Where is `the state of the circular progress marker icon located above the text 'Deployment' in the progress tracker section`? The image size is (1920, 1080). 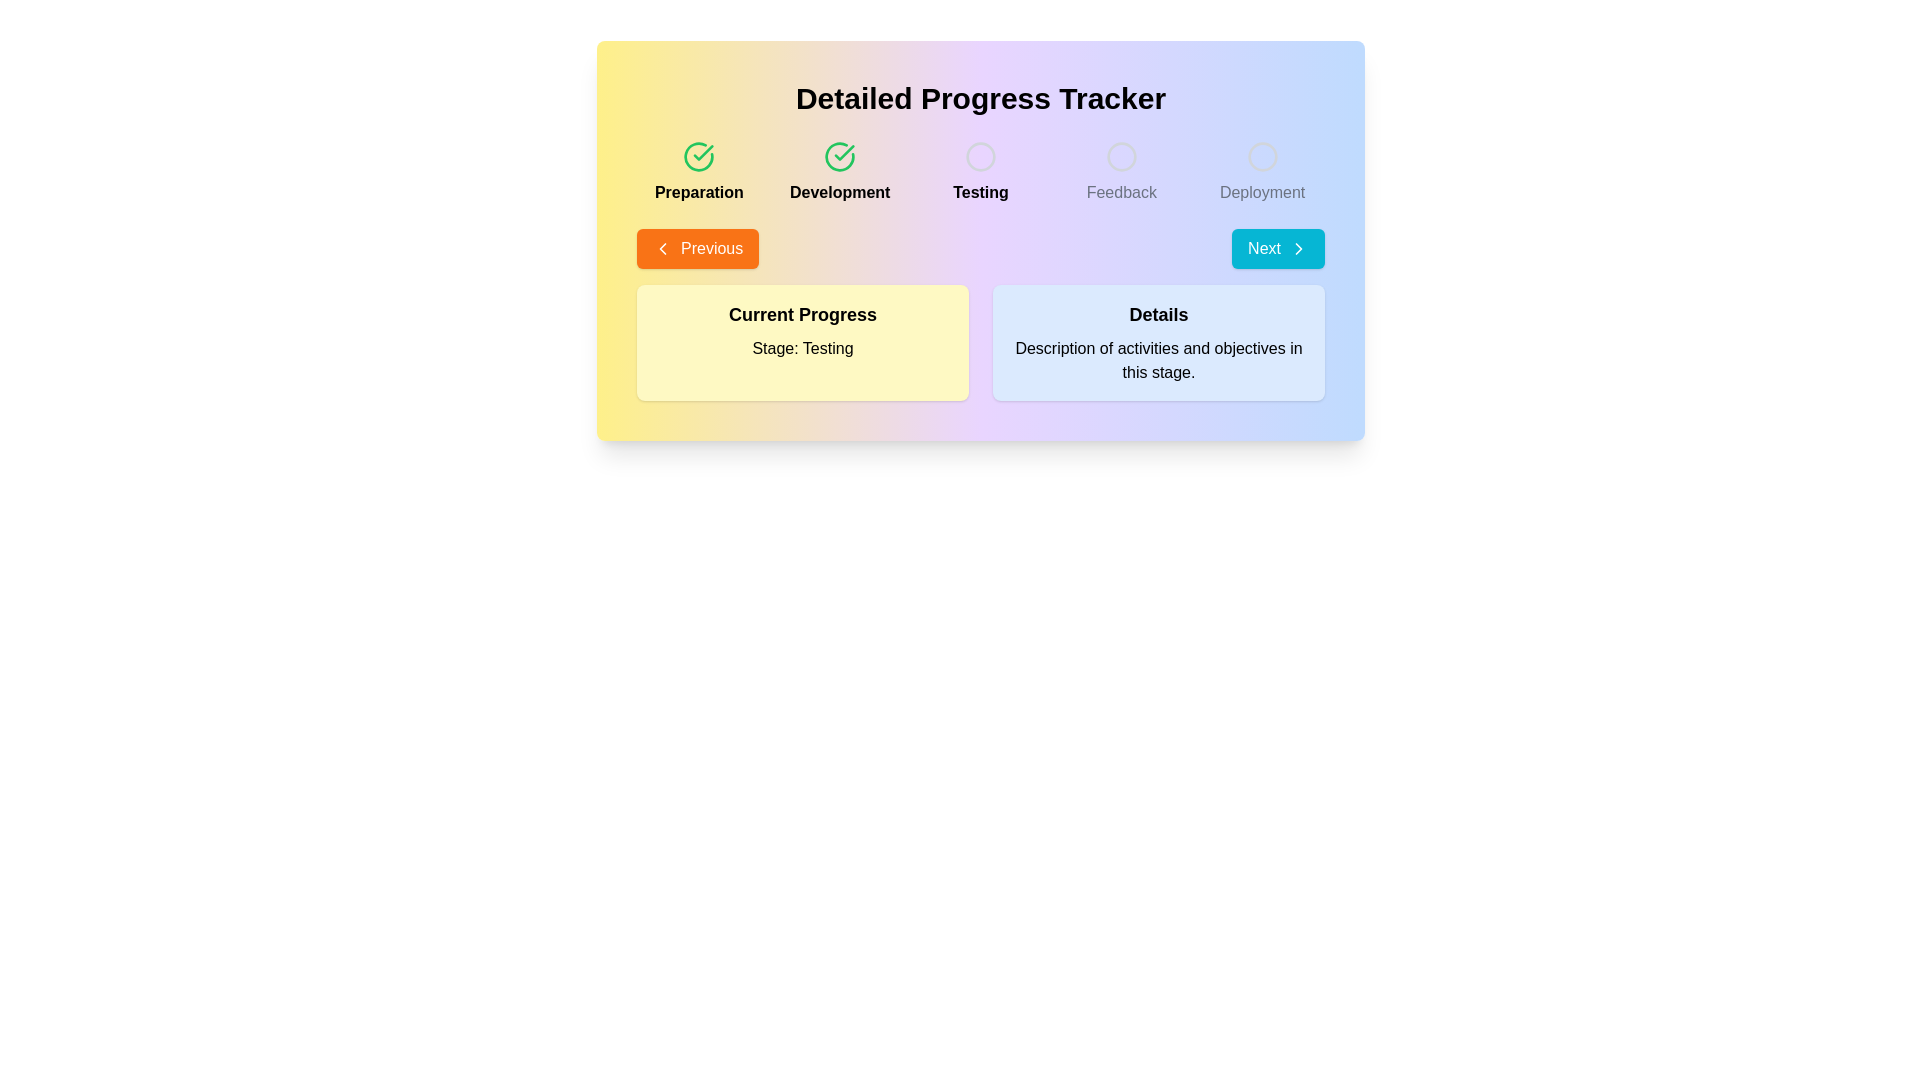 the state of the circular progress marker icon located above the text 'Deployment' in the progress tracker section is located at coordinates (1261, 156).